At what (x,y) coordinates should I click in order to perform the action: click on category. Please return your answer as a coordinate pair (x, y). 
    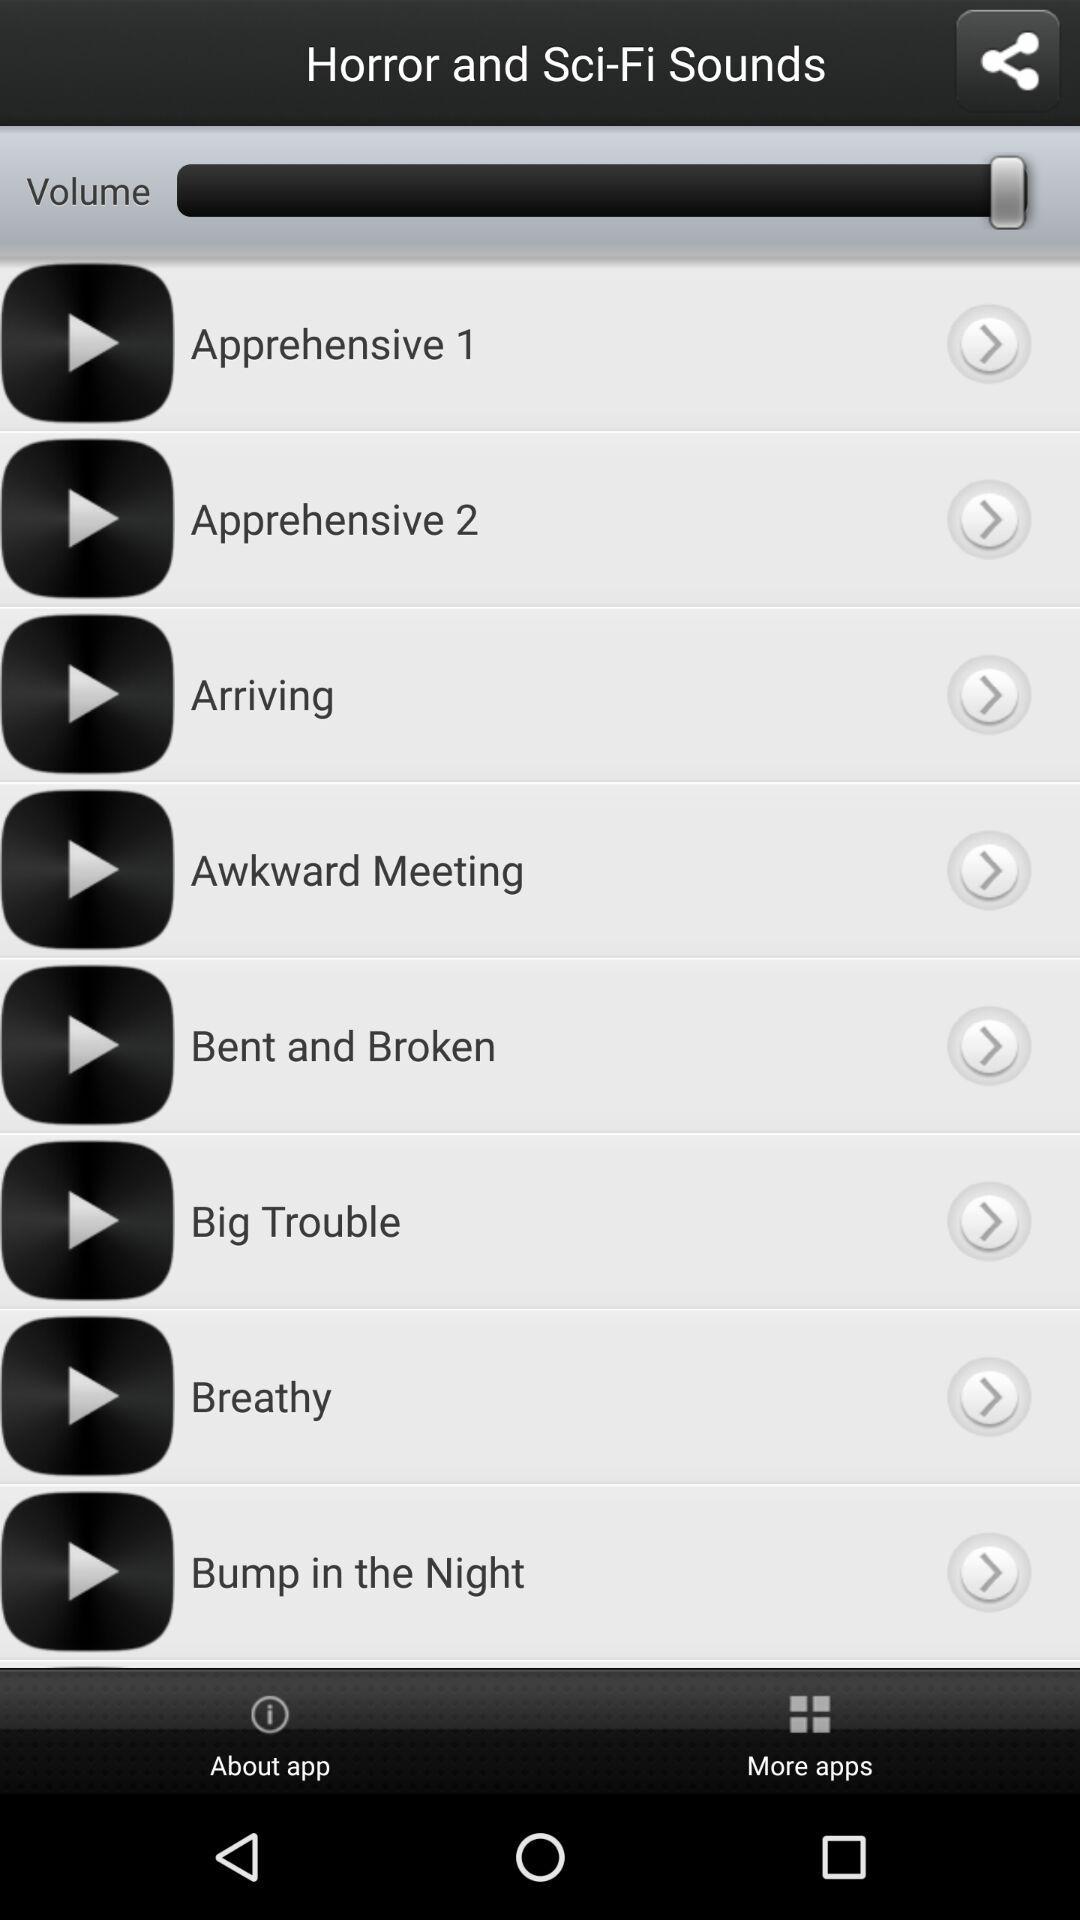
    Looking at the image, I should click on (987, 518).